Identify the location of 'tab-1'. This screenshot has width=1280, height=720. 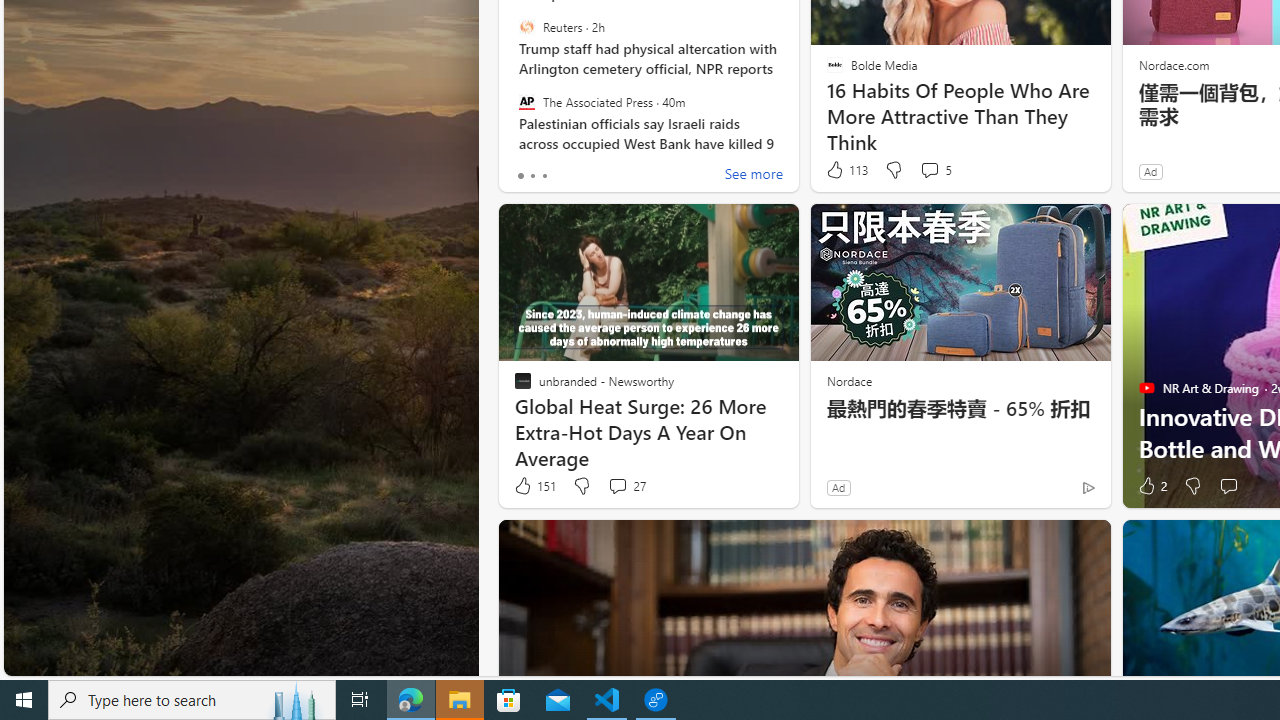
(532, 175).